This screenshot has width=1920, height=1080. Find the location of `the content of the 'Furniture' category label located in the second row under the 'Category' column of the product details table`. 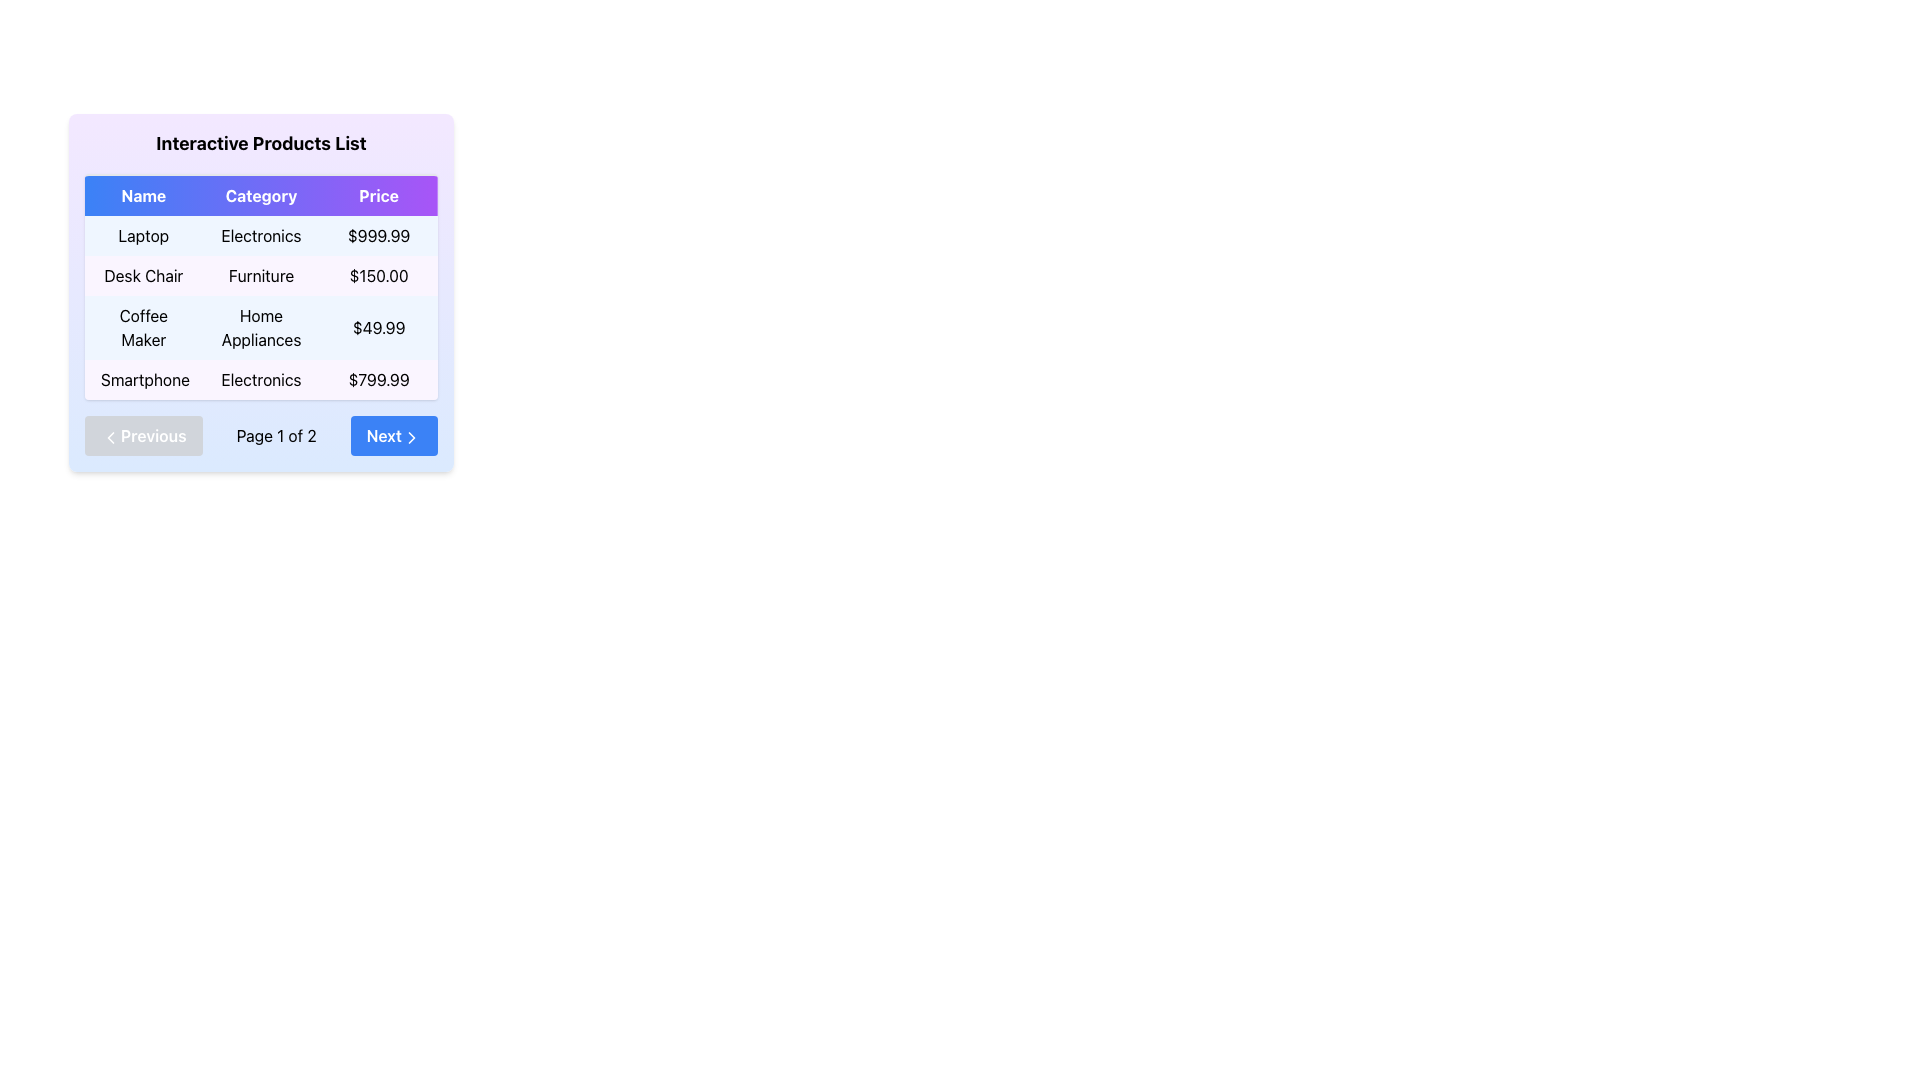

the content of the 'Furniture' category label located in the second row under the 'Category' column of the product details table is located at coordinates (260, 276).